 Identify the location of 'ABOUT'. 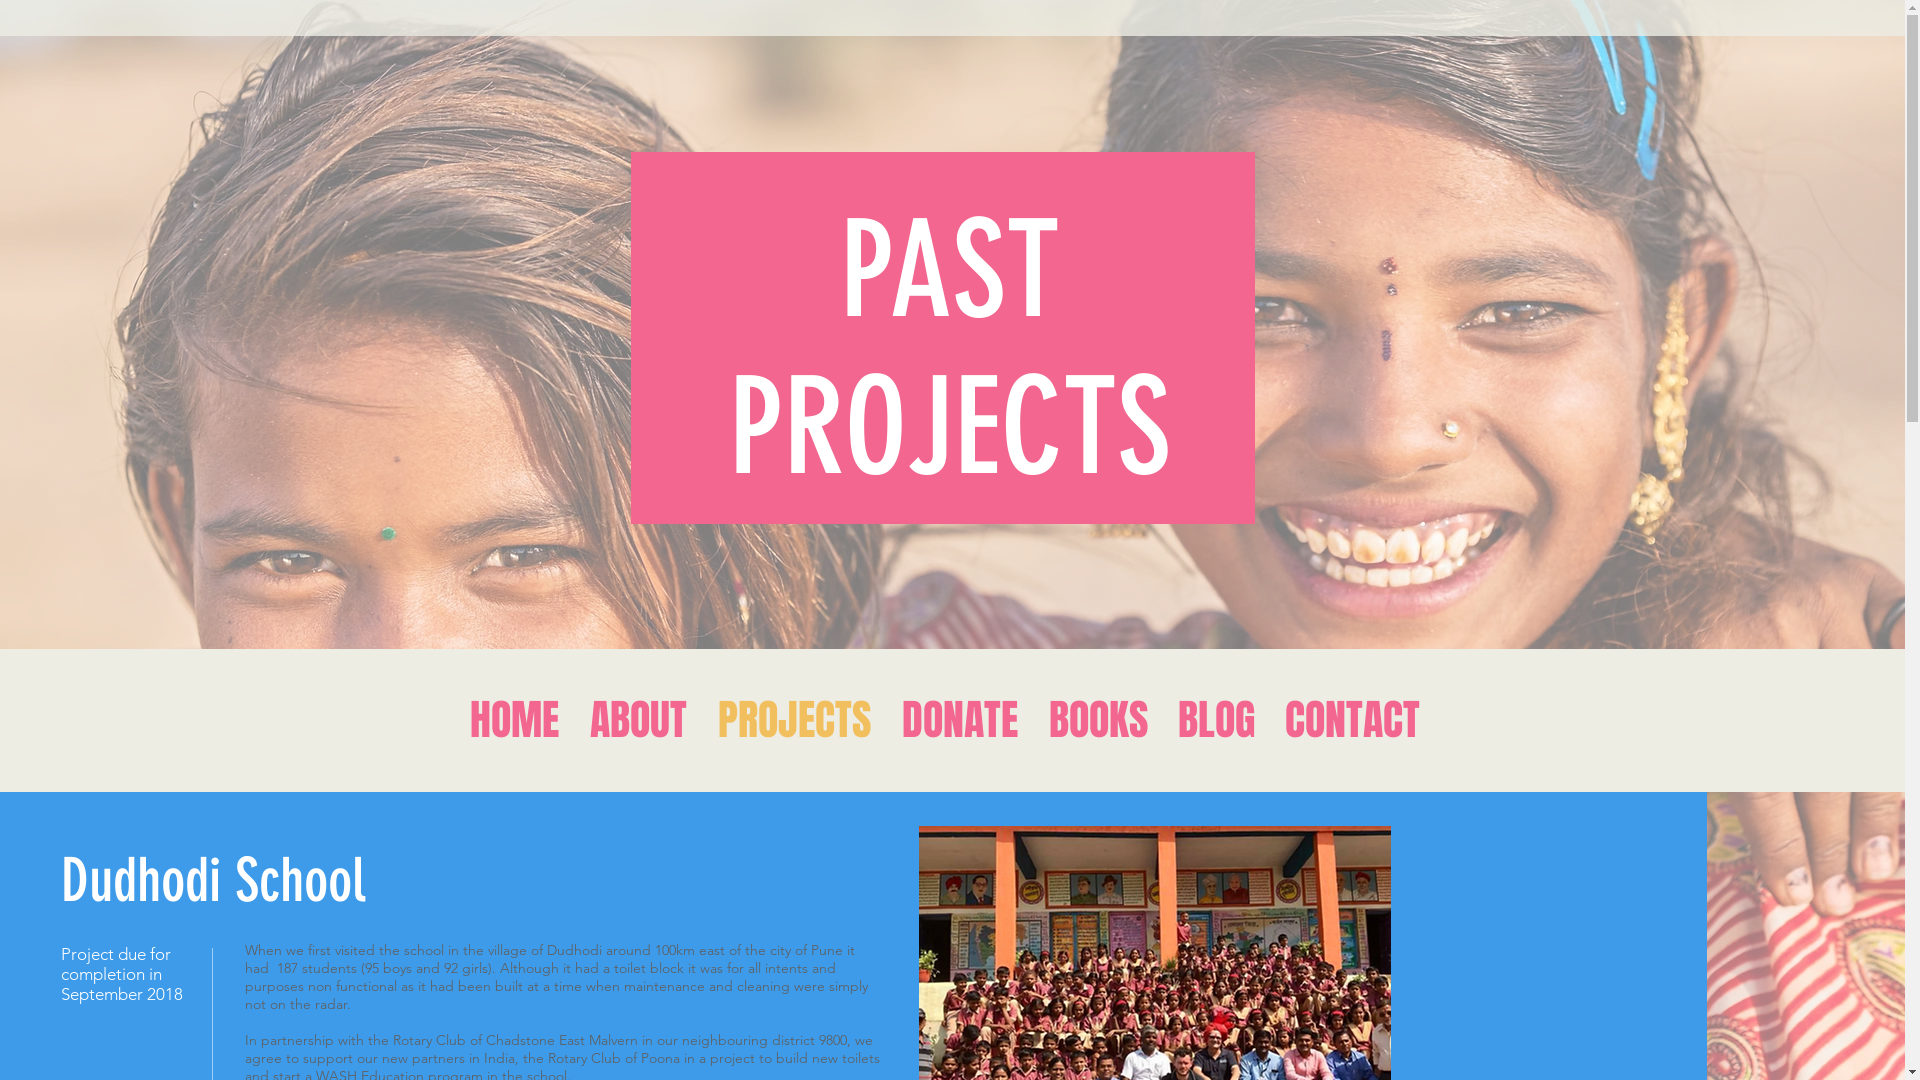
(573, 720).